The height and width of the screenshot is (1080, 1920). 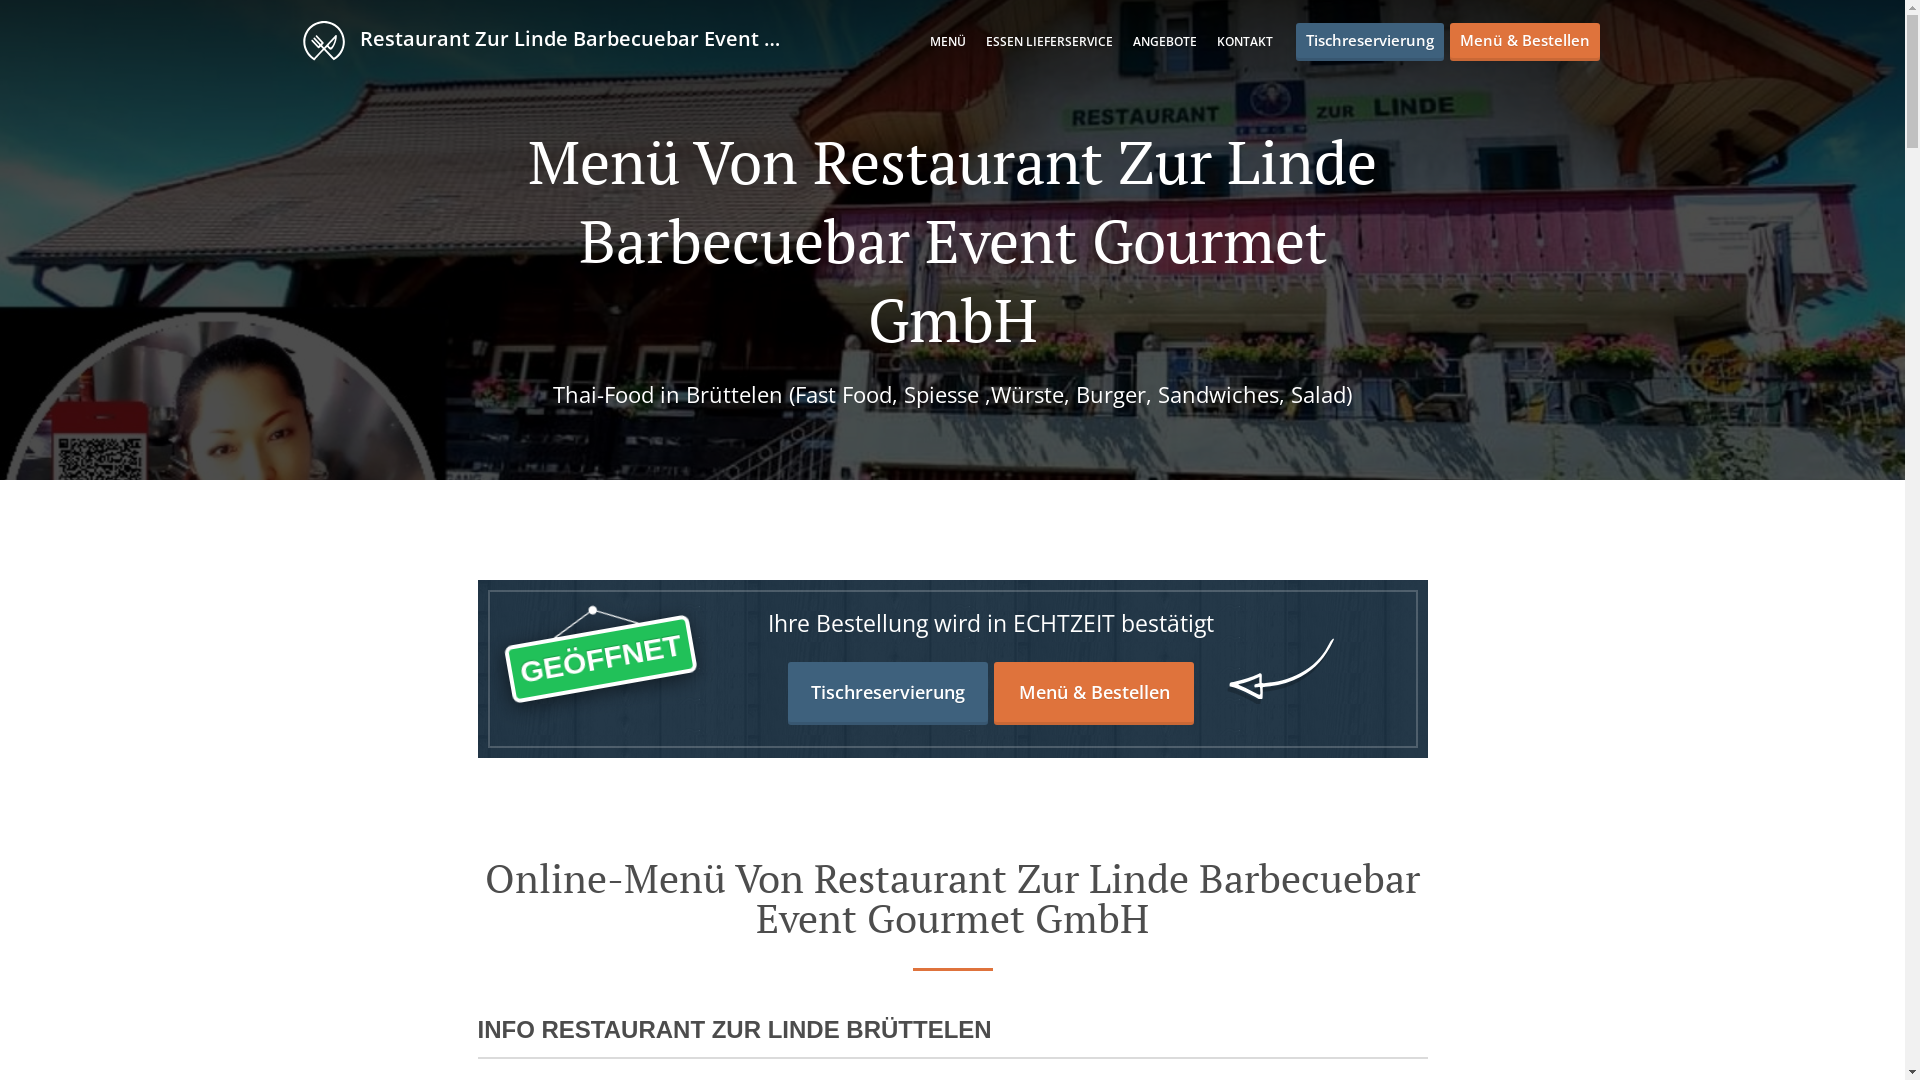 What do you see at coordinates (556, 39) in the screenshot?
I see `' Restaurant Zur Linde Barbecuebar Event Gourmet GmbH'` at bounding box center [556, 39].